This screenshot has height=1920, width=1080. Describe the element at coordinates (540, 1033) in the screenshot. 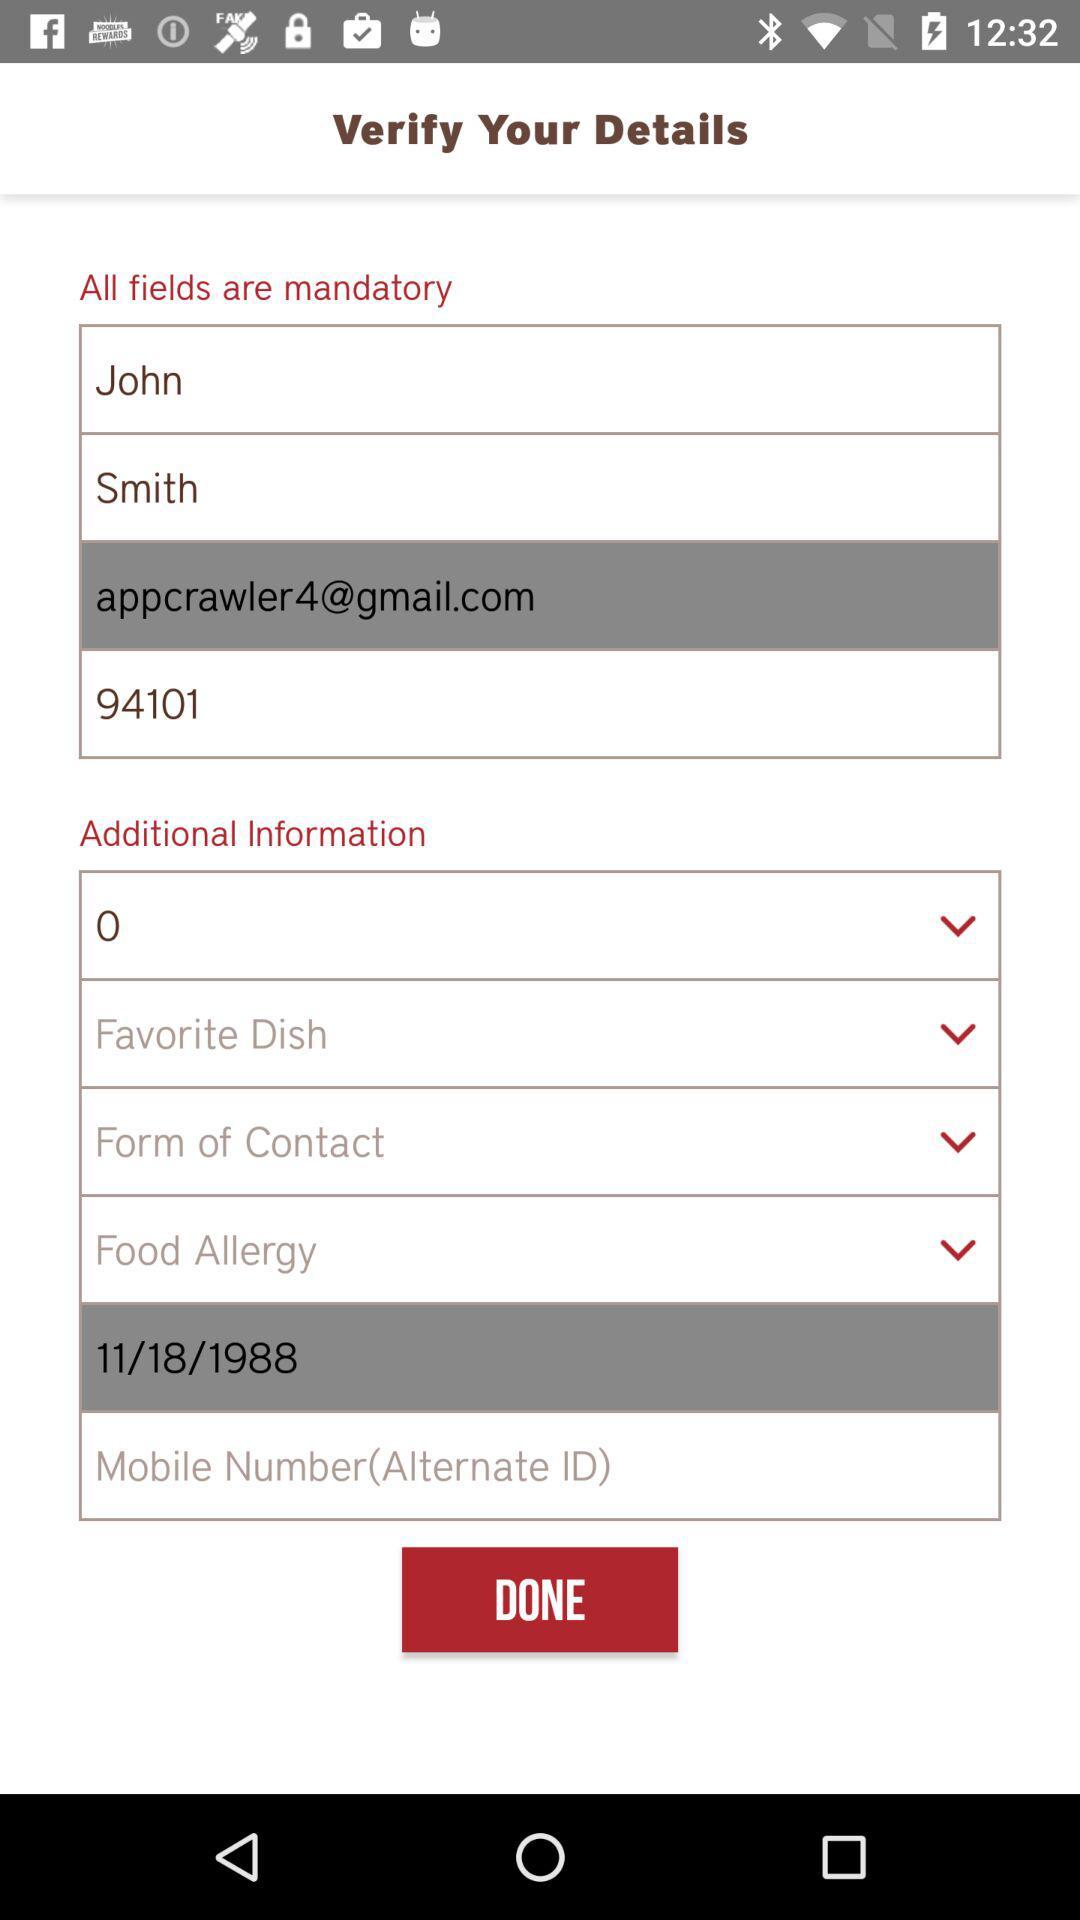

I see `food drop down box` at that location.